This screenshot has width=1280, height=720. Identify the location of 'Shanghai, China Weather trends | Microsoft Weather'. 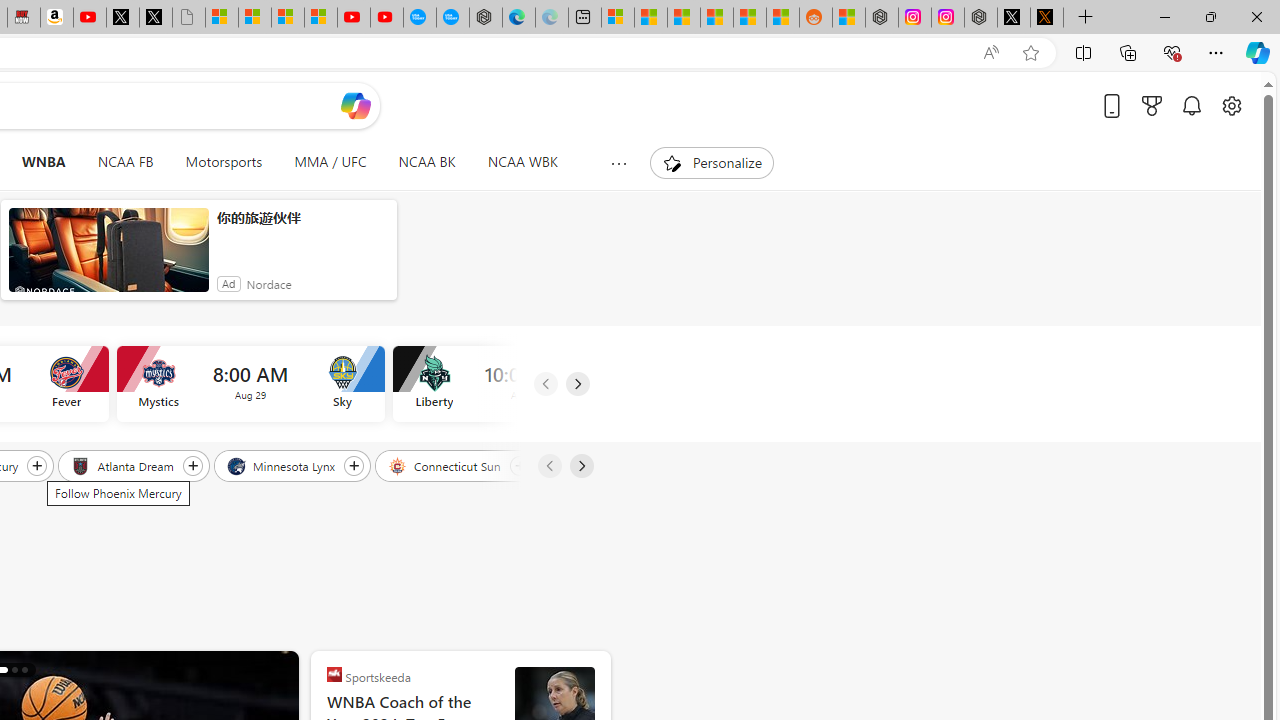
(781, 17).